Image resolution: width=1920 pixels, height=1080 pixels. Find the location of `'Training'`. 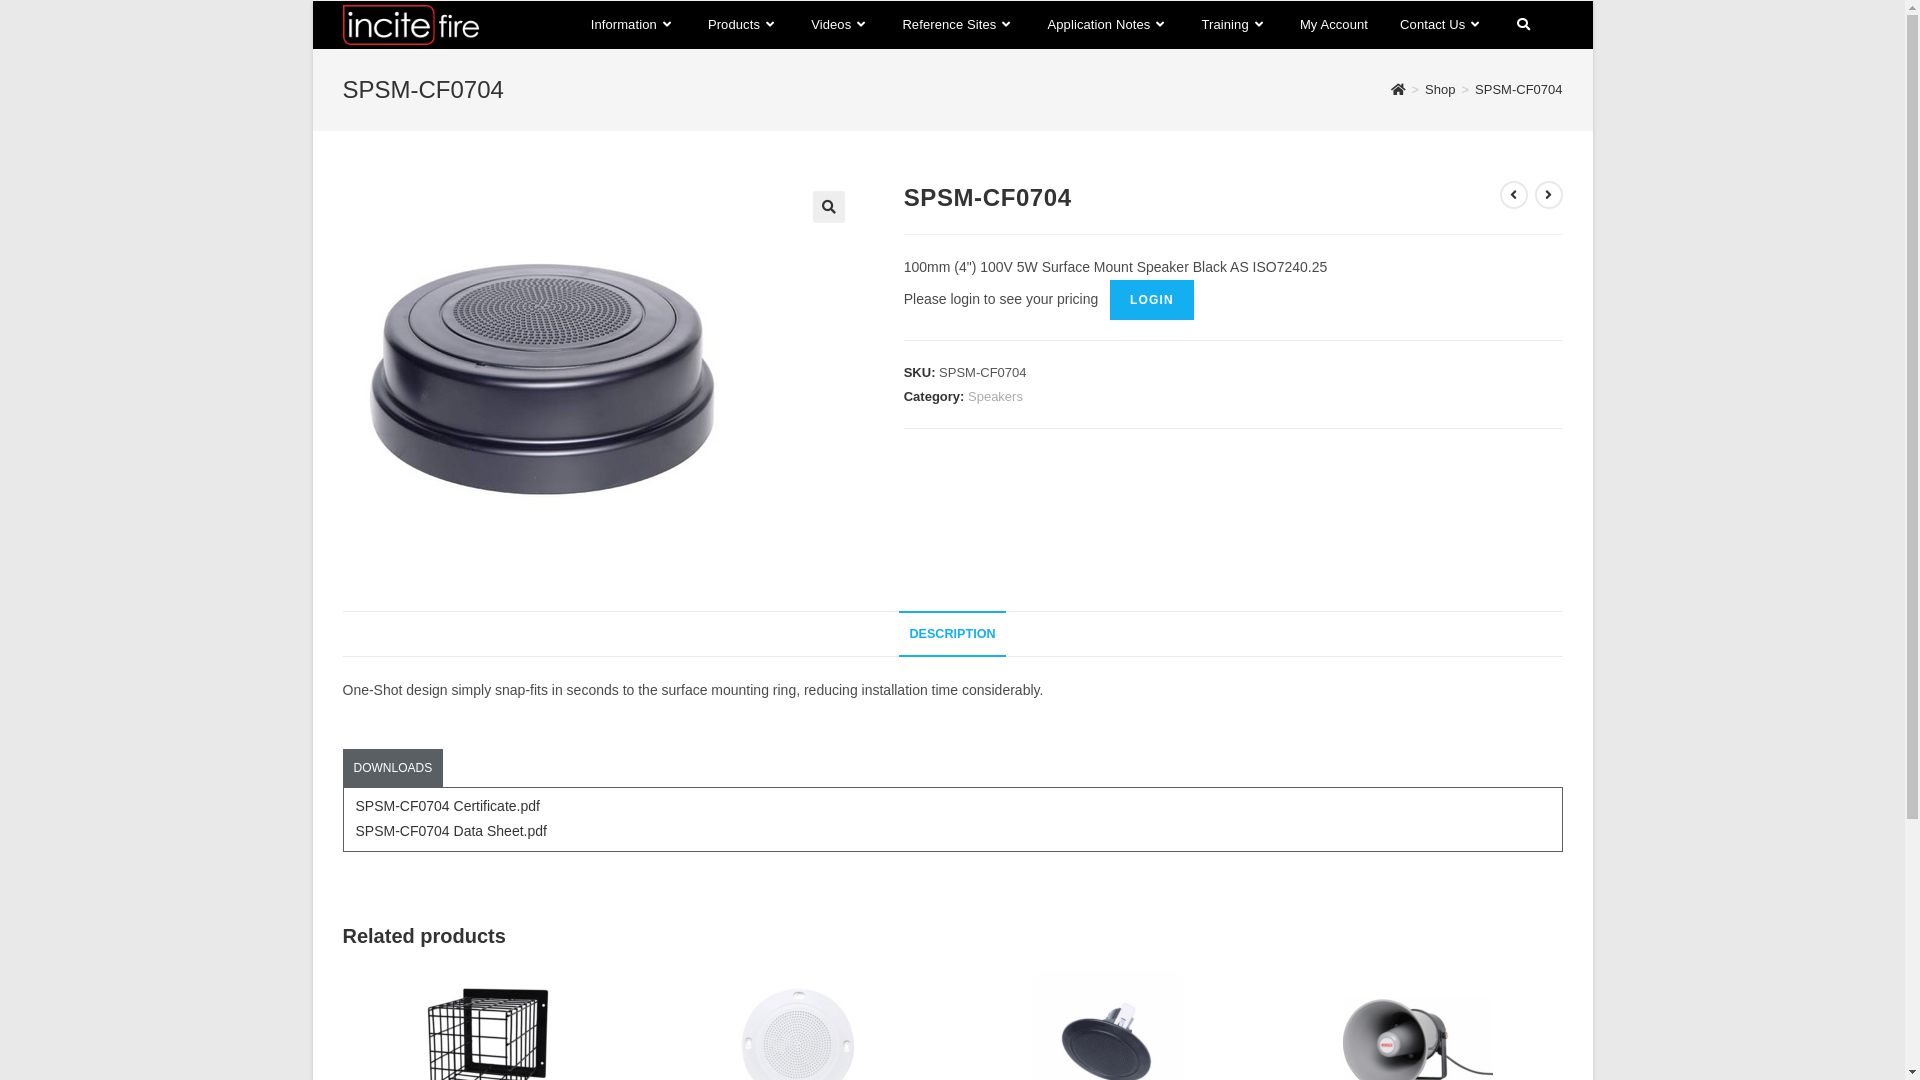

'Training' is located at coordinates (1232, 24).